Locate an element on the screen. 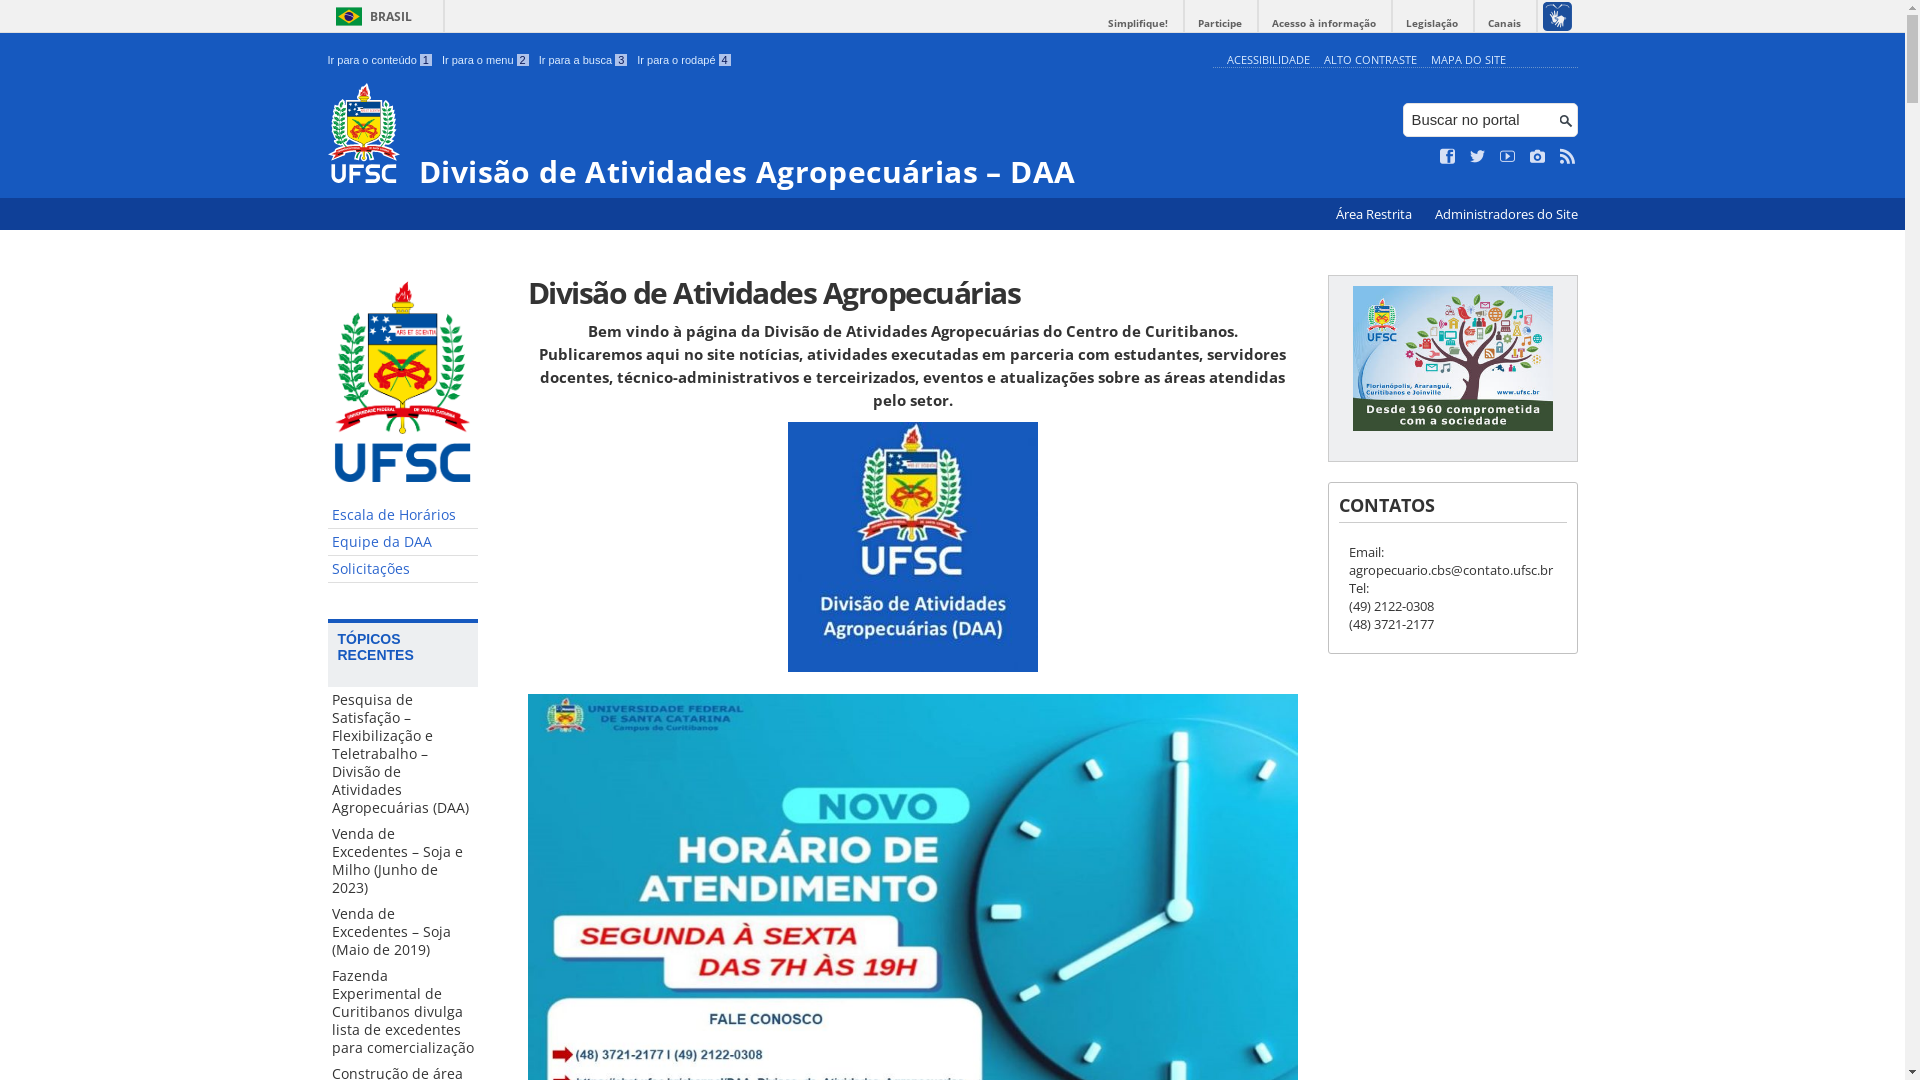  'ACESSIBILIDADE' is located at coordinates (1266, 58).